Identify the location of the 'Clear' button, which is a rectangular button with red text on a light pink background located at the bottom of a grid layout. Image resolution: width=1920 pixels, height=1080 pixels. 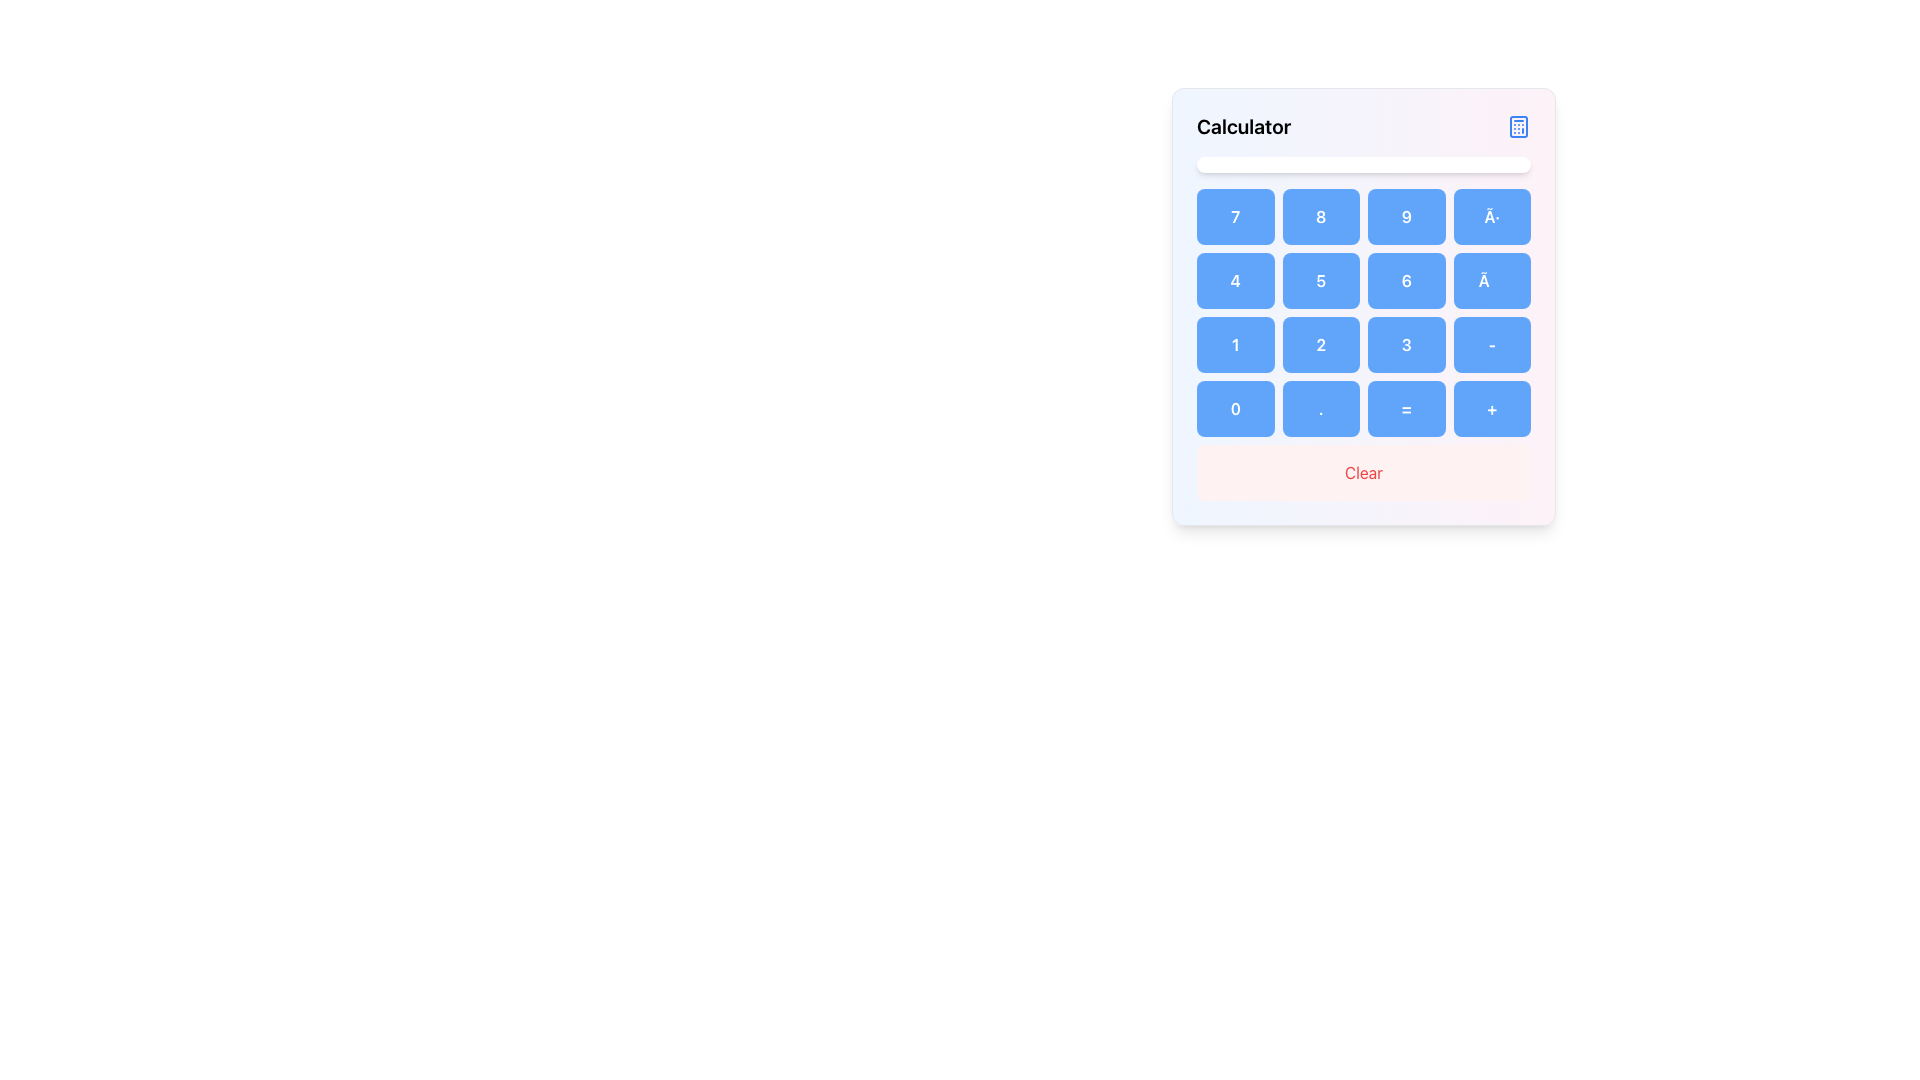
(1362, 473).